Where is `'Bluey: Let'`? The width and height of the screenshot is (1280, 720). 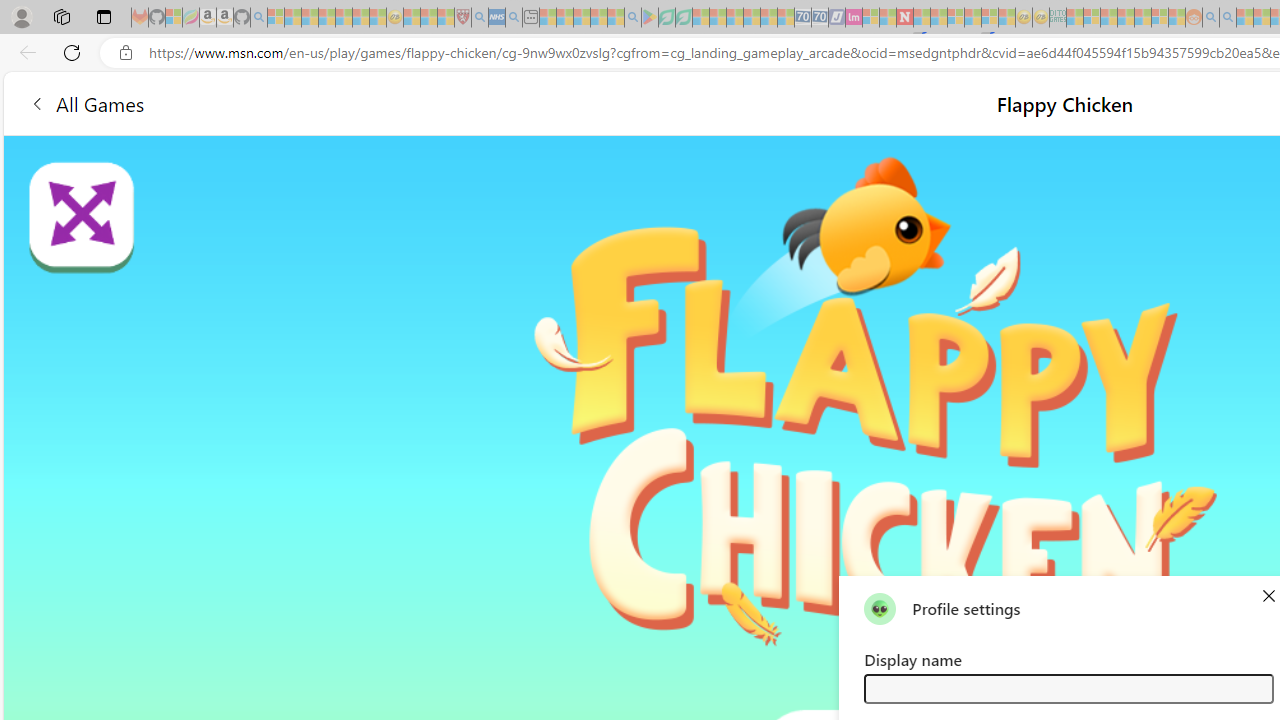
'Bluey: Let' is located at coordinates (650, 17).